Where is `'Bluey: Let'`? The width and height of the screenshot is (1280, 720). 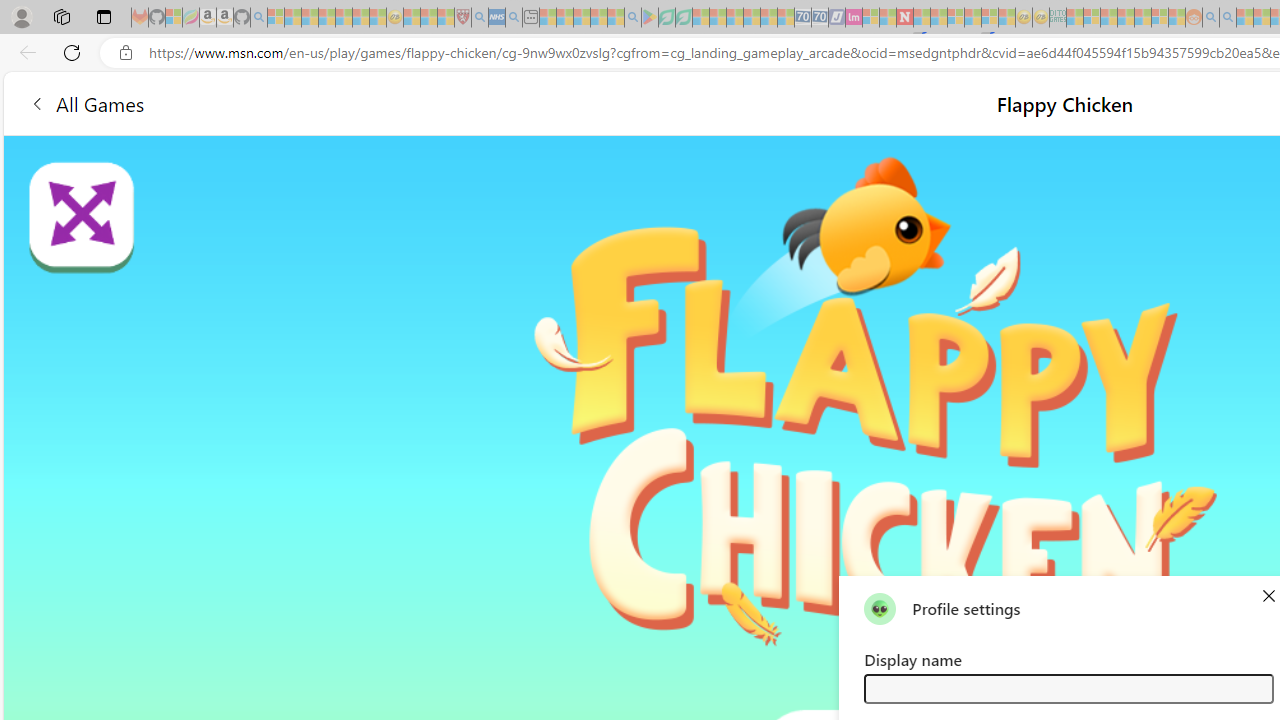
'Bluey: Let' is located at coordinates (650, 17).